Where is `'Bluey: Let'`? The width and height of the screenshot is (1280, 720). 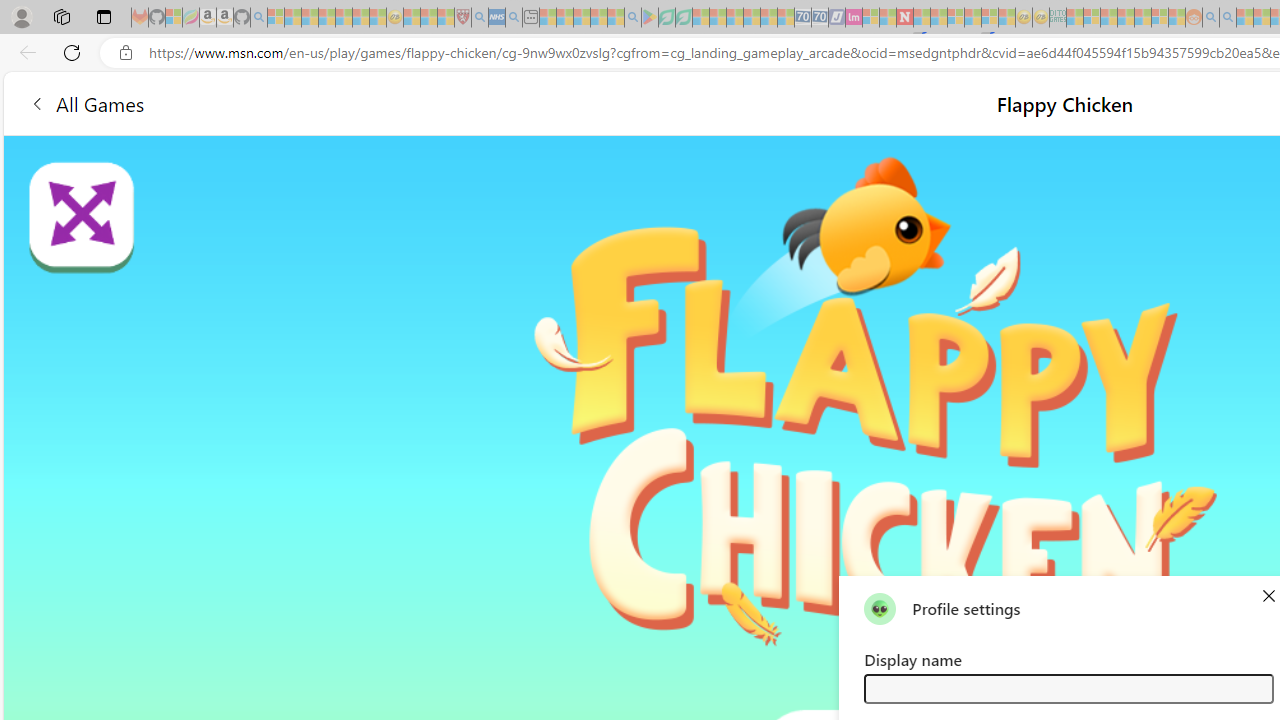
'Bluey: Let' is located at coordinates (650, 17).